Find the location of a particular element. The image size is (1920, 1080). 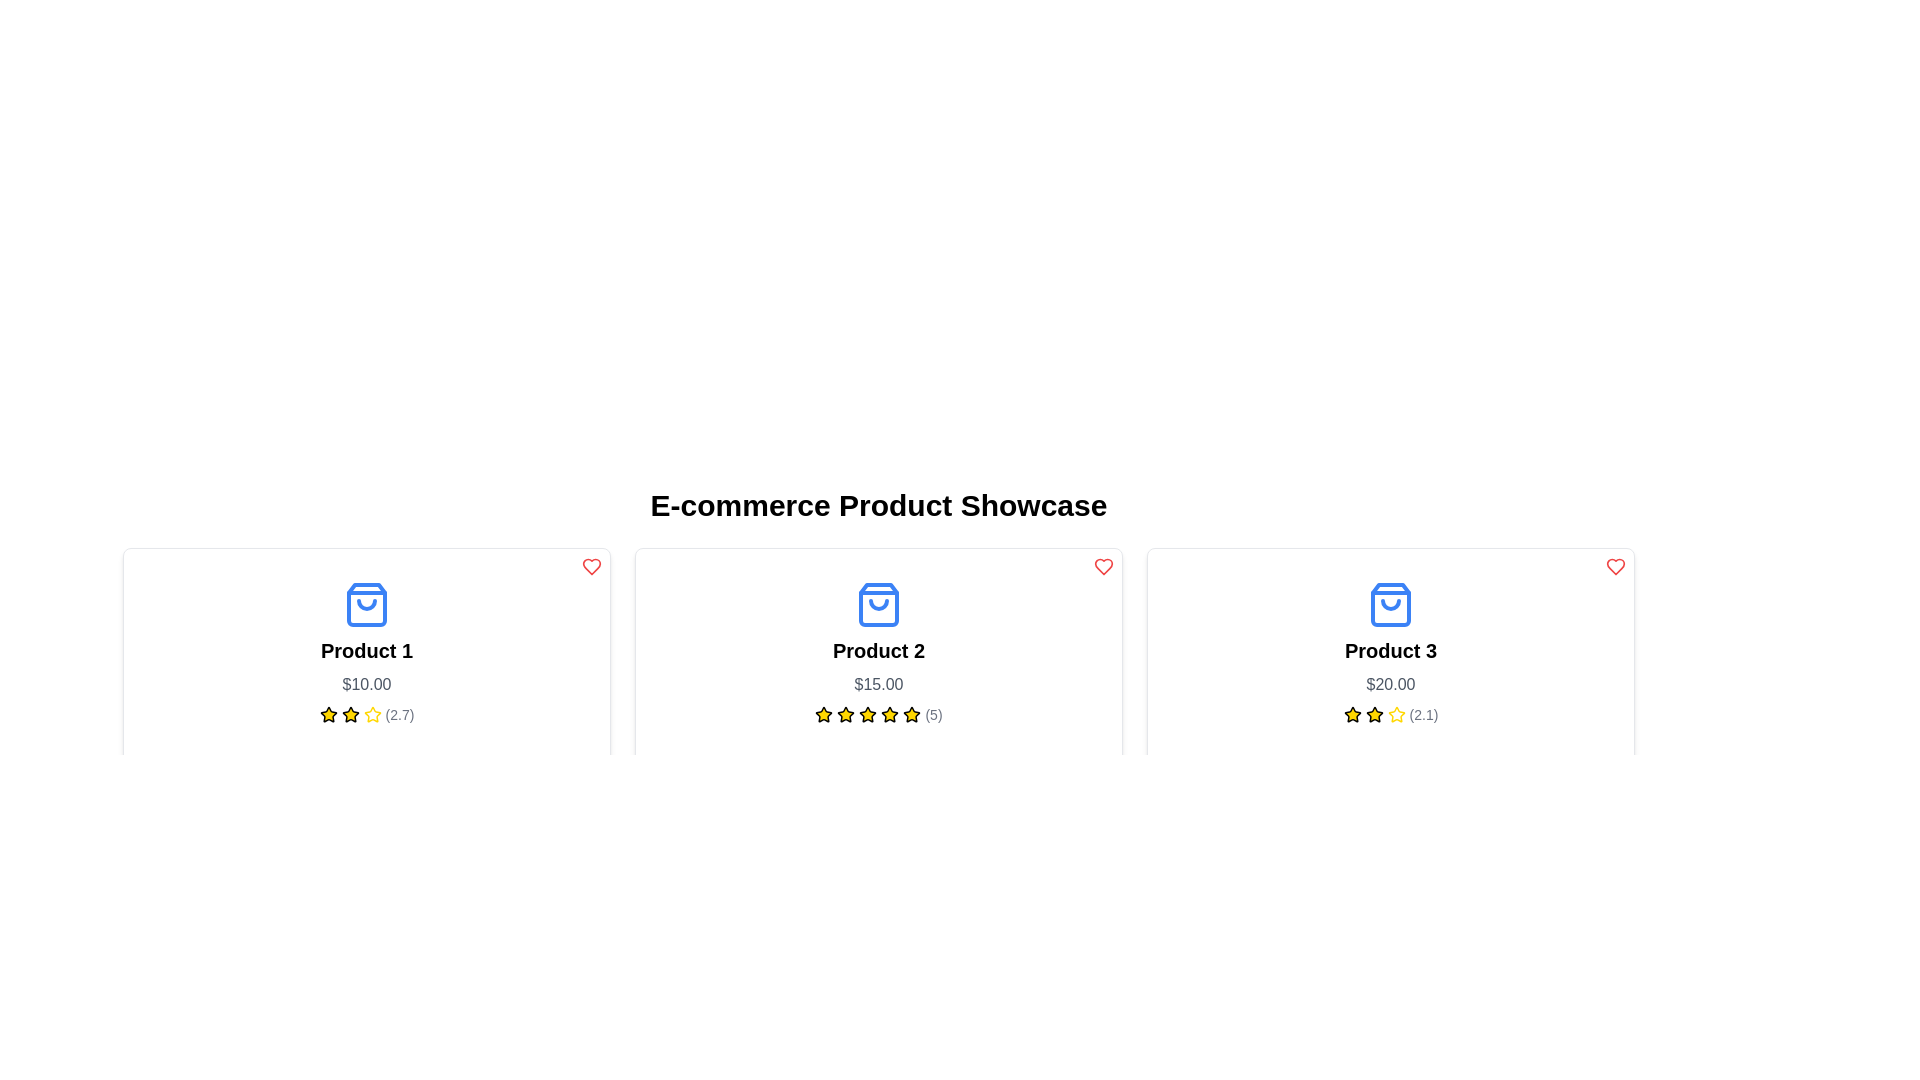

the second star is located at coordinates (372, 713).